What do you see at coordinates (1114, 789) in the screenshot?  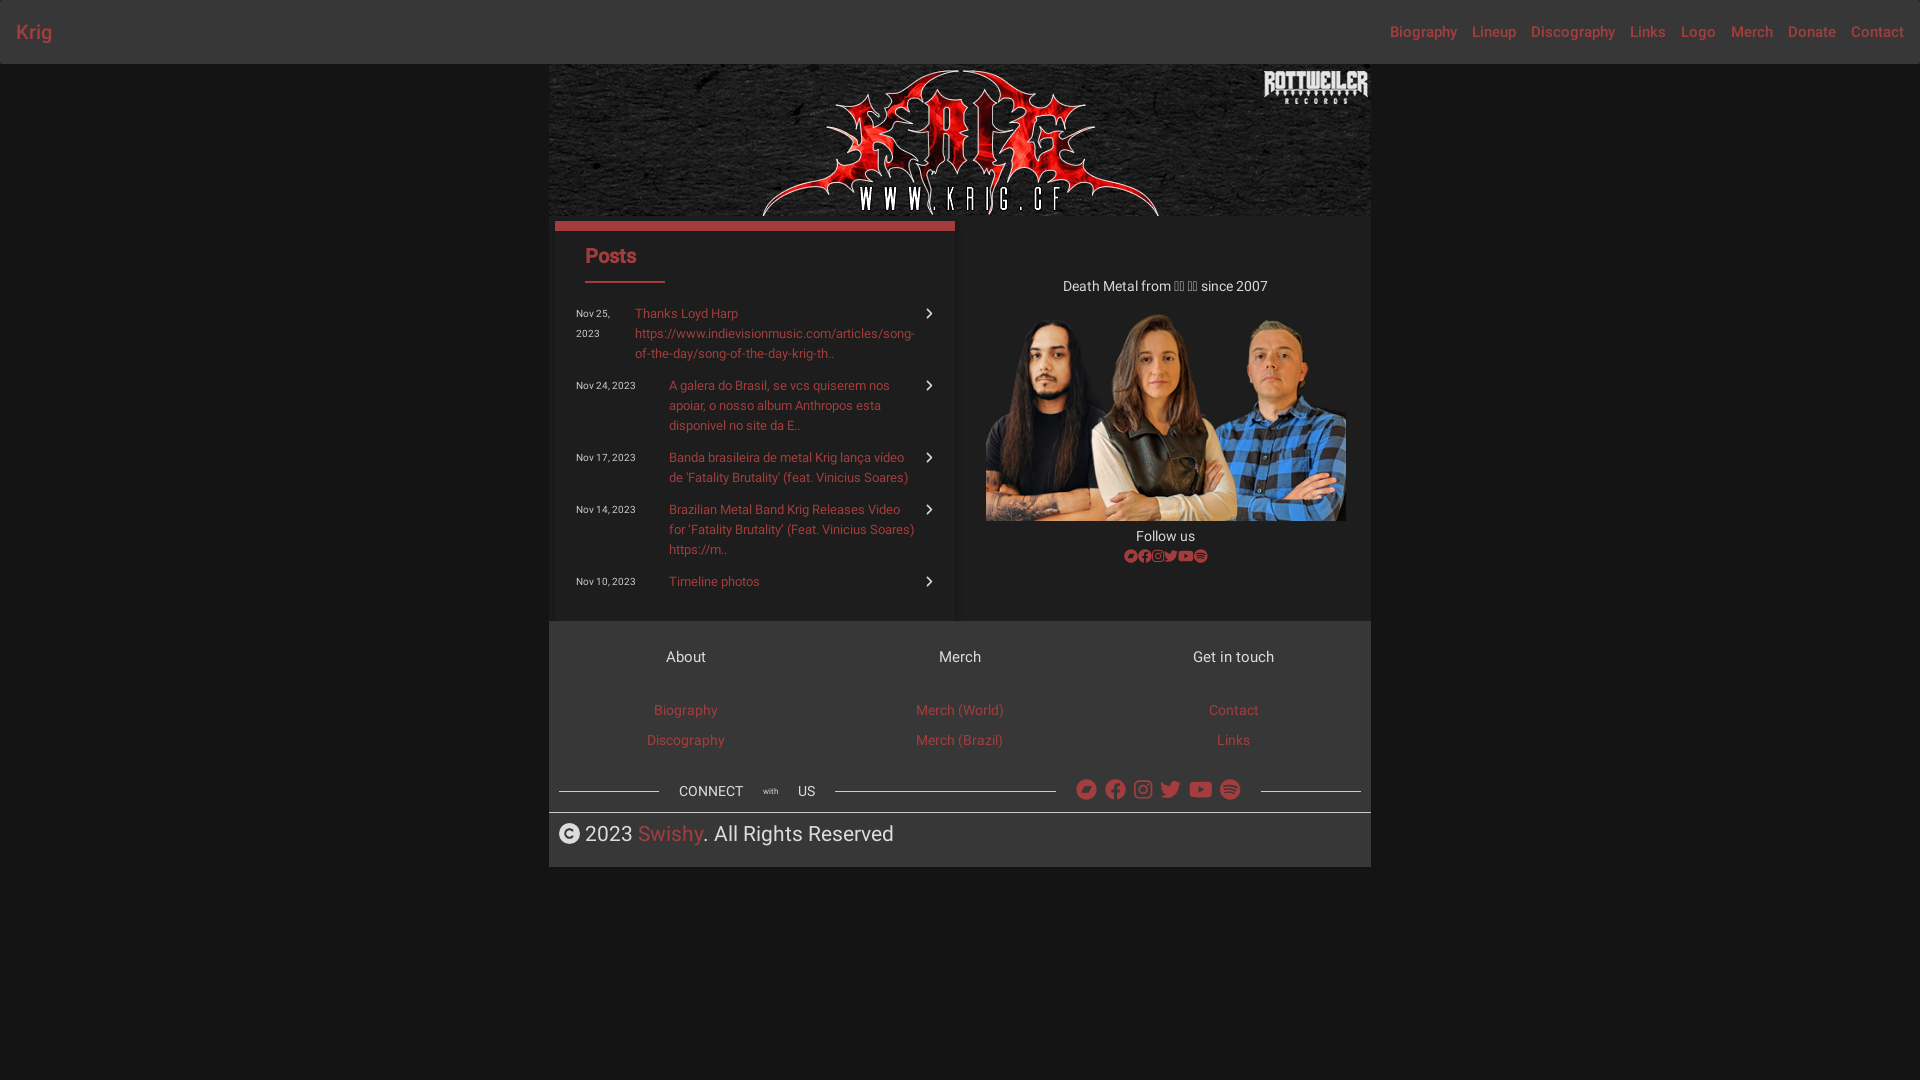 I see `'Facebook'` at bounding box center [1114, 789].